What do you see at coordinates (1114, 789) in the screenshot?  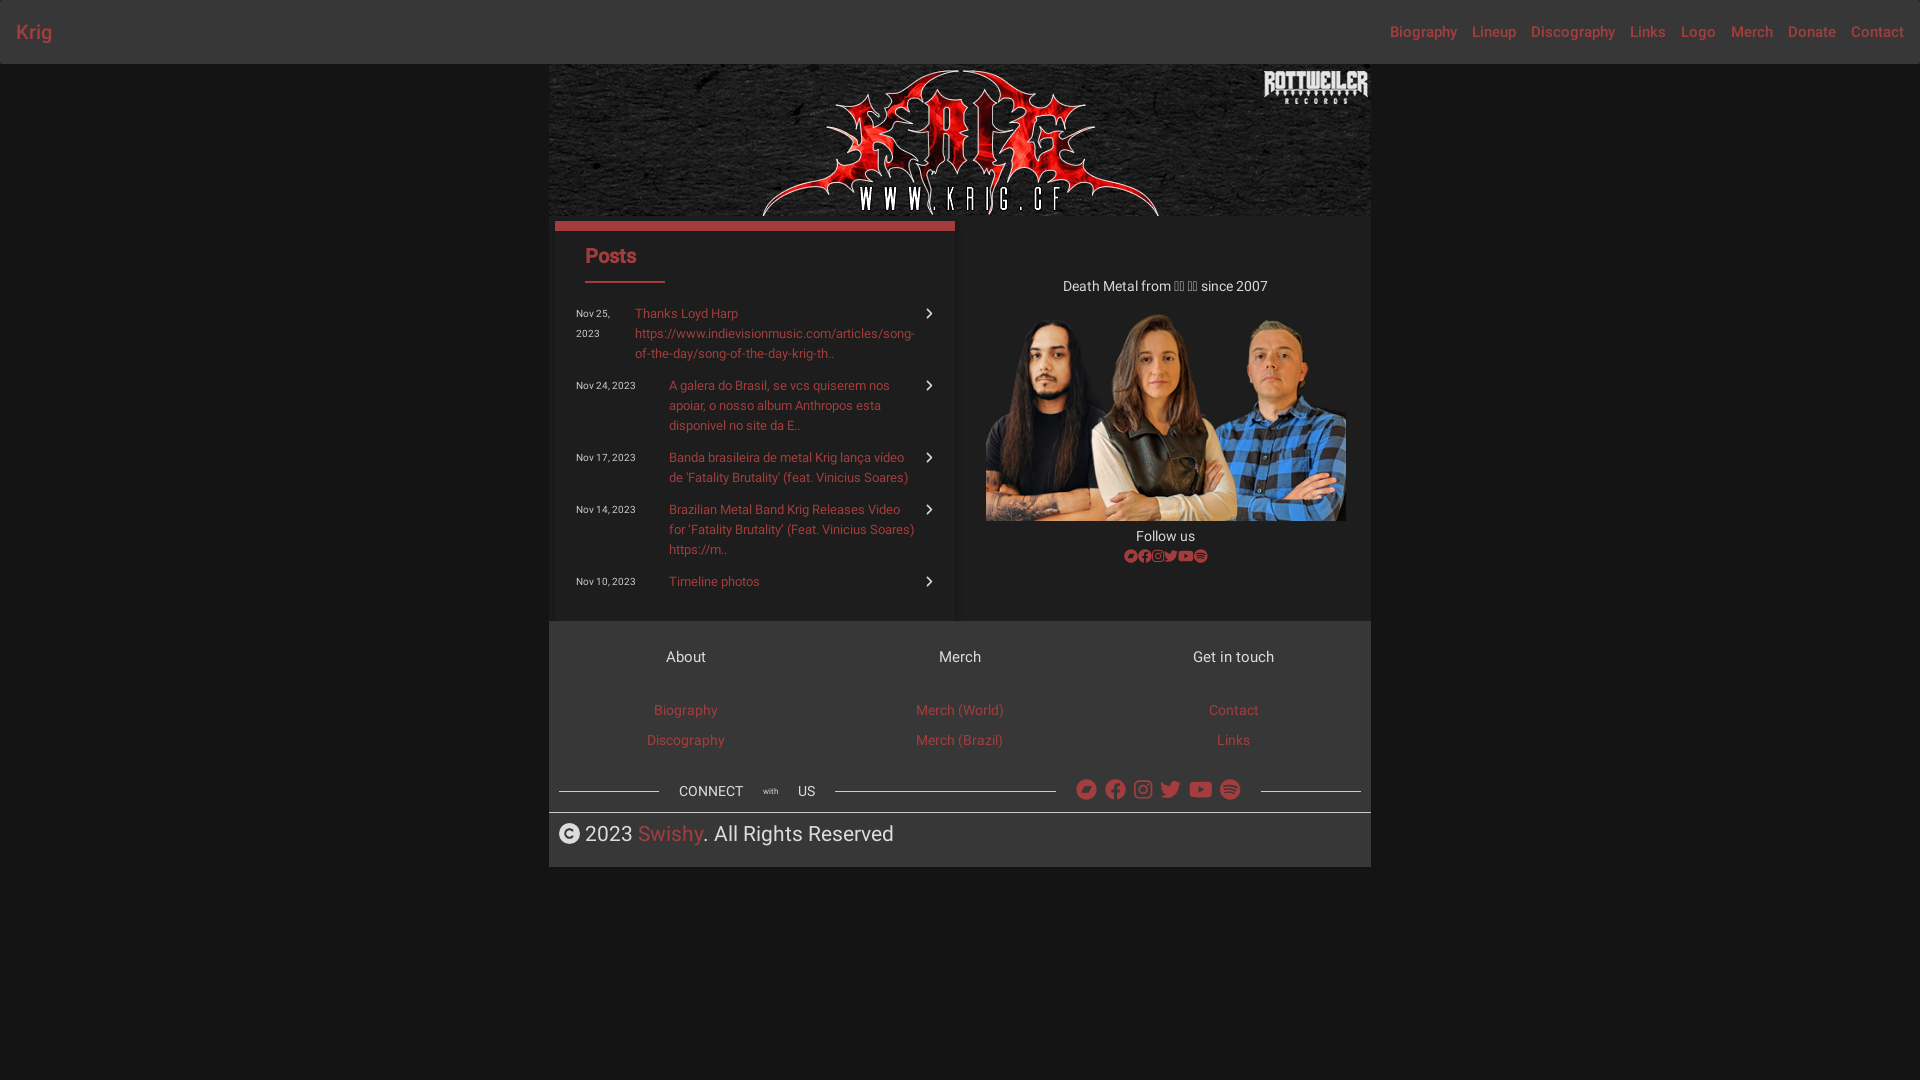 I see `'Facebook'` at bounding box center [1114, 789].